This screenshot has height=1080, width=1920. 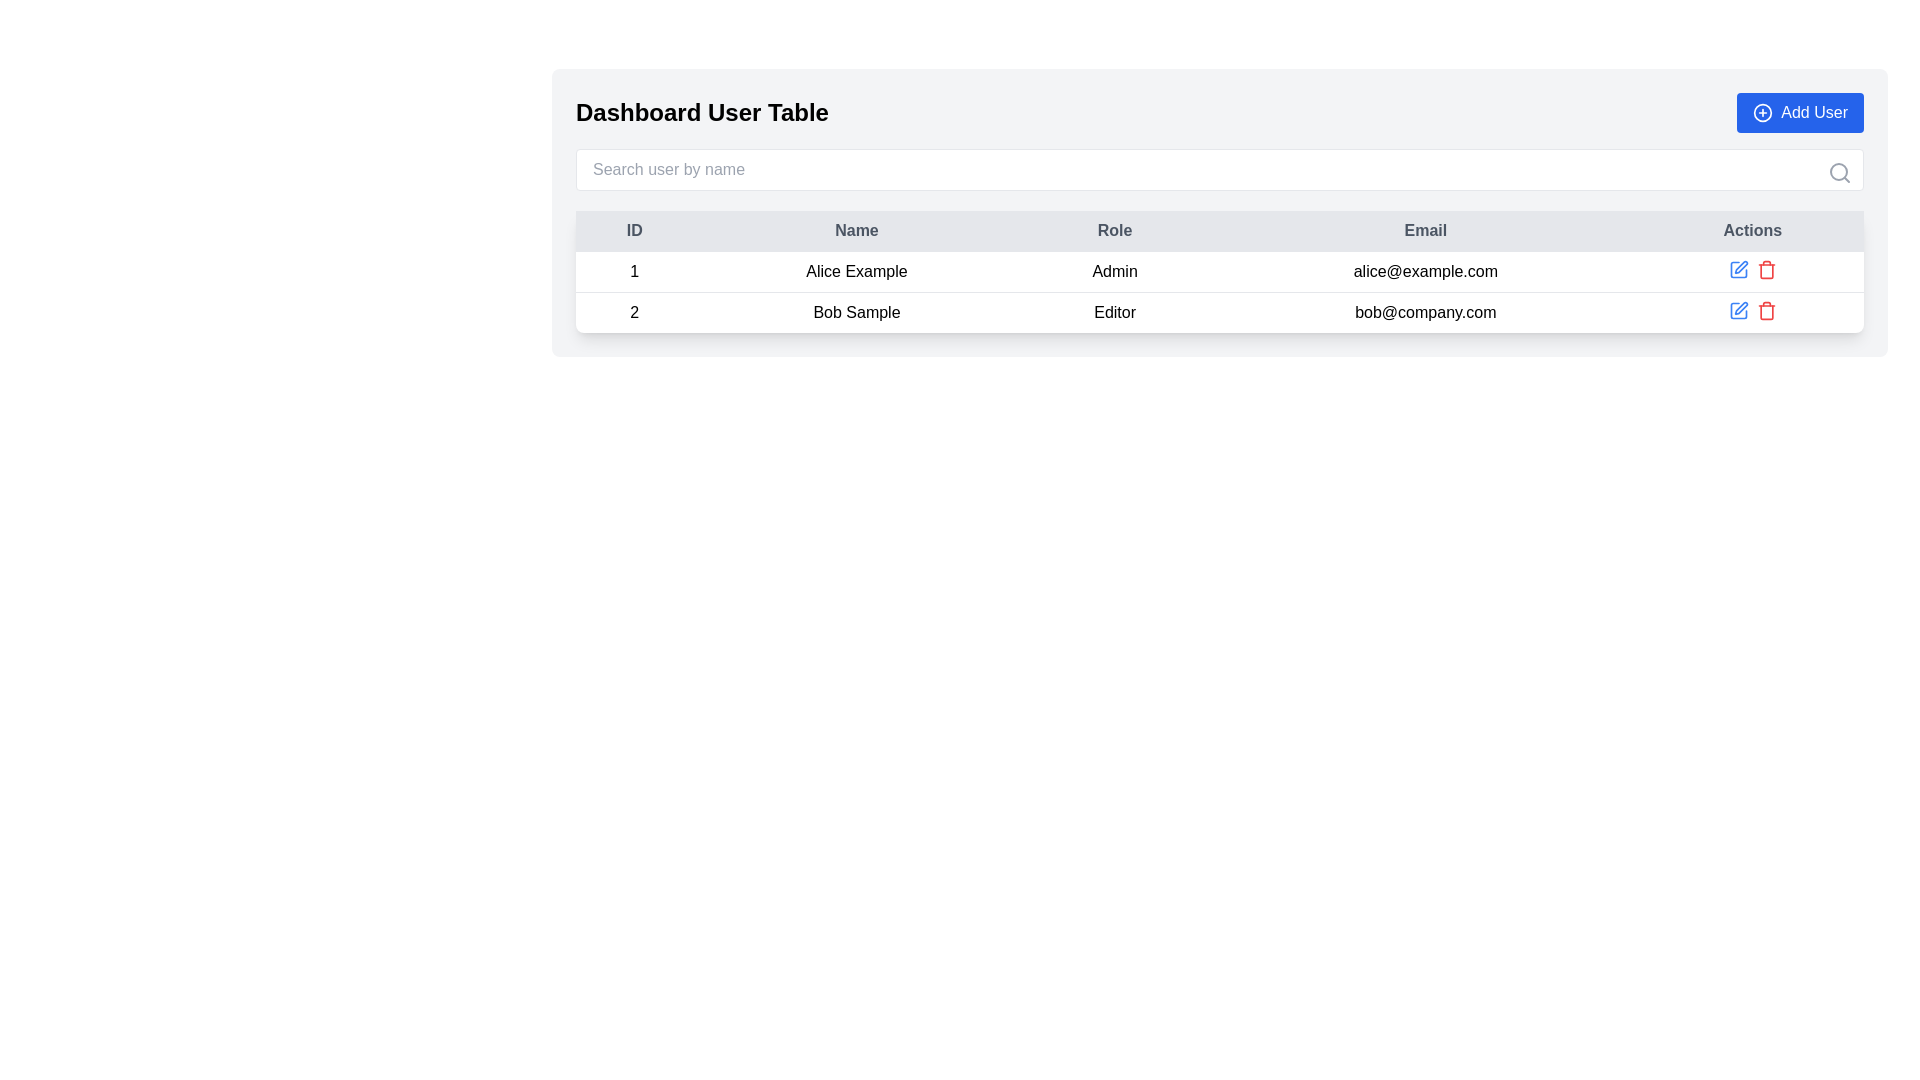 What do you see at coordinates (1751, 230) in the screenshot?
I see `the fifth column header in the data table that indicates actions related to row items, located directly to the right of the 'Email' column header` at bounding box center [1751, 230].